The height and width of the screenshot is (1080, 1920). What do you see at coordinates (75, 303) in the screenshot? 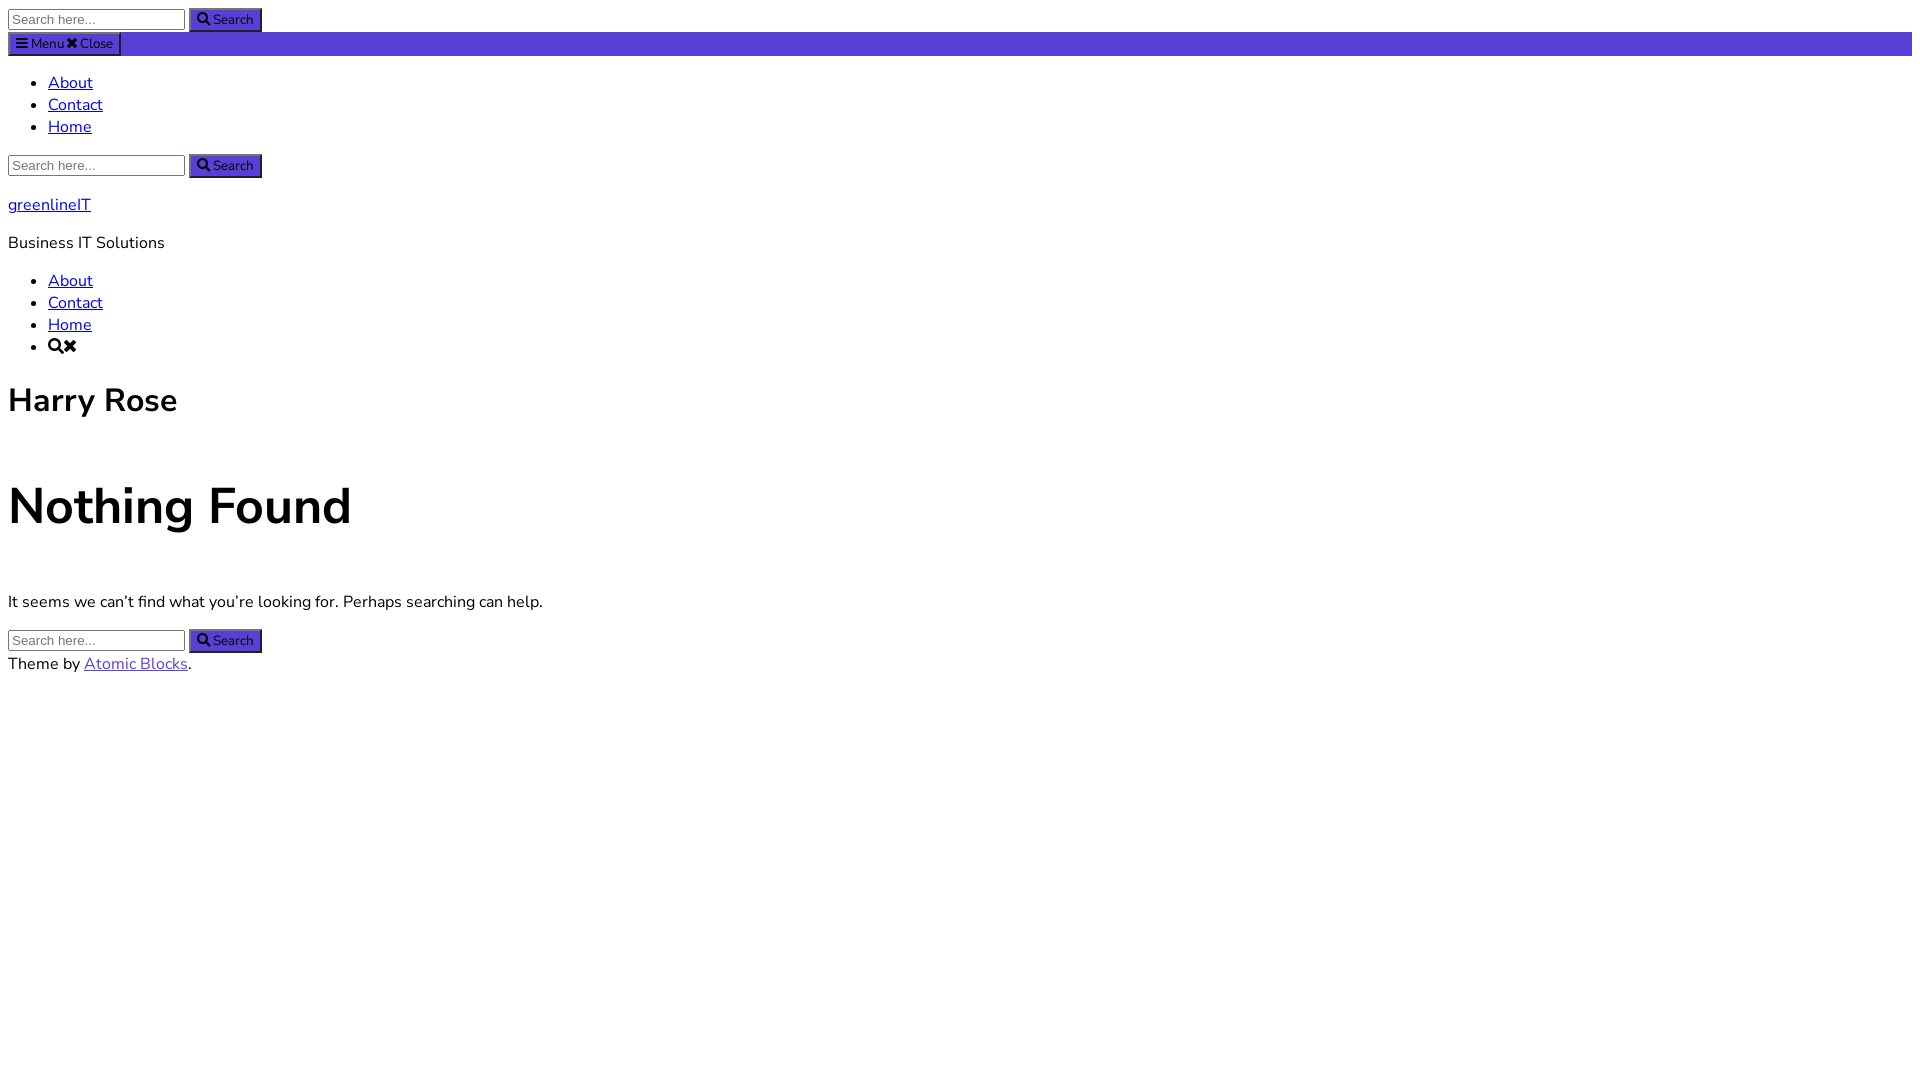
I see `'Contact'` at bounding box center [75, 303].